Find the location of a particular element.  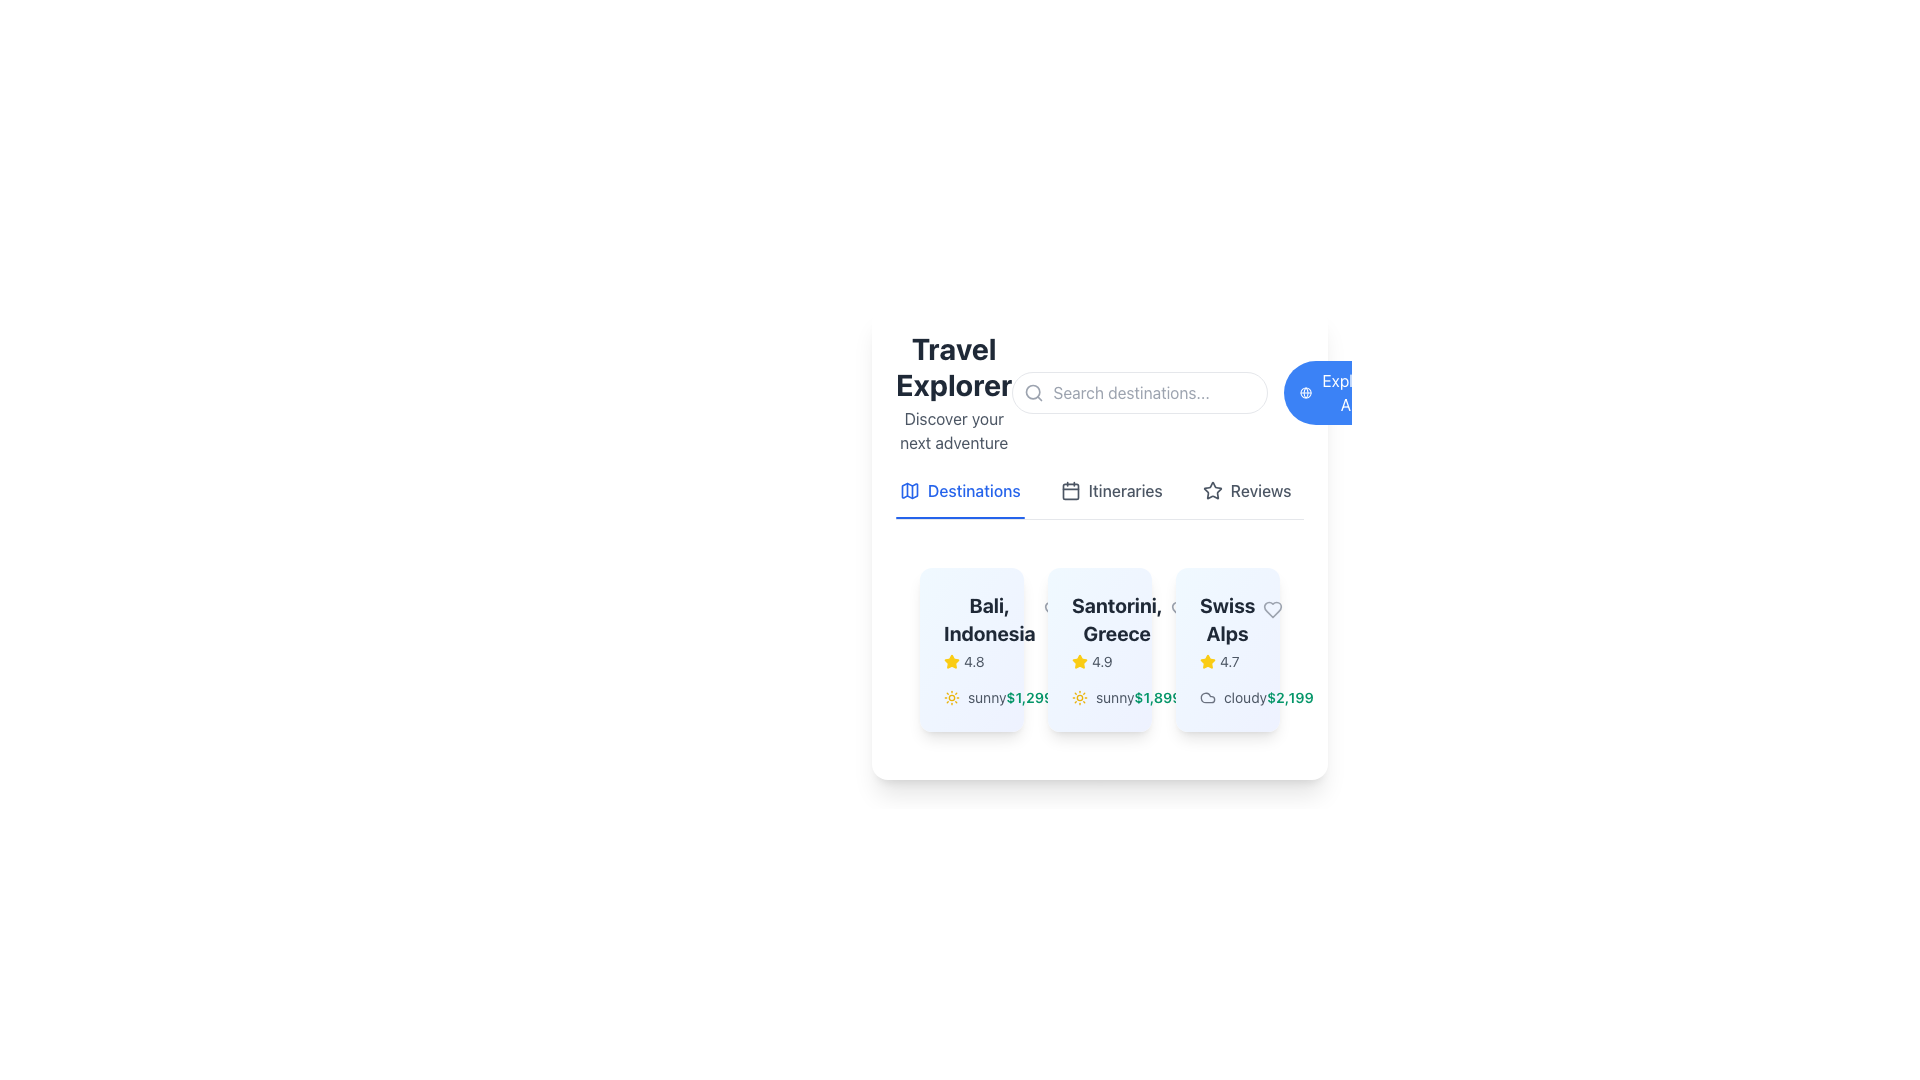

the 'Swiss Alps' rating element is located at coordinates (1226, 632).